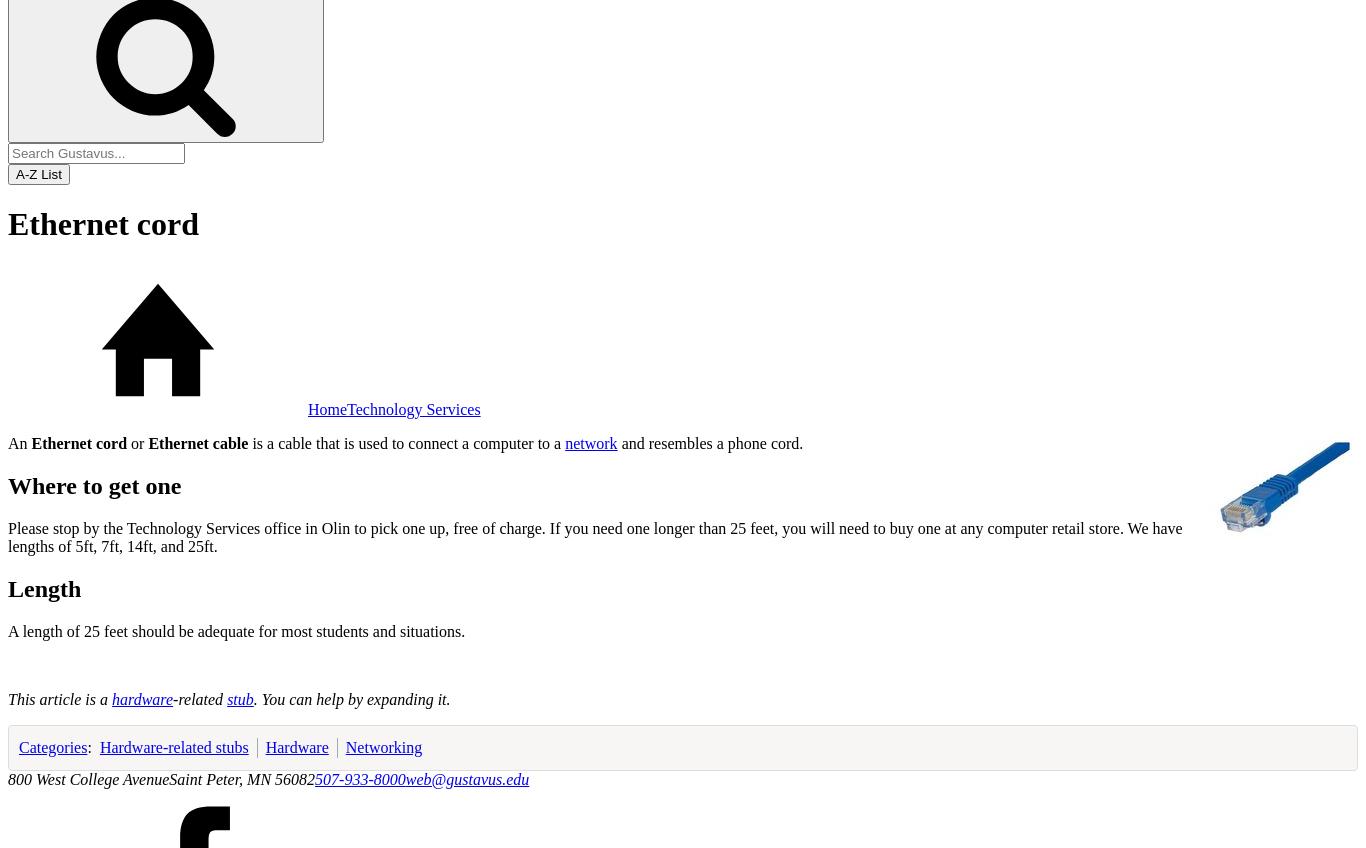 Image resolution: width=1366 pixels, height=848 pixels. Describe the element at coordinates (172, 745) in the screenshot. I see `'Hardware-related stubs'` at that location.